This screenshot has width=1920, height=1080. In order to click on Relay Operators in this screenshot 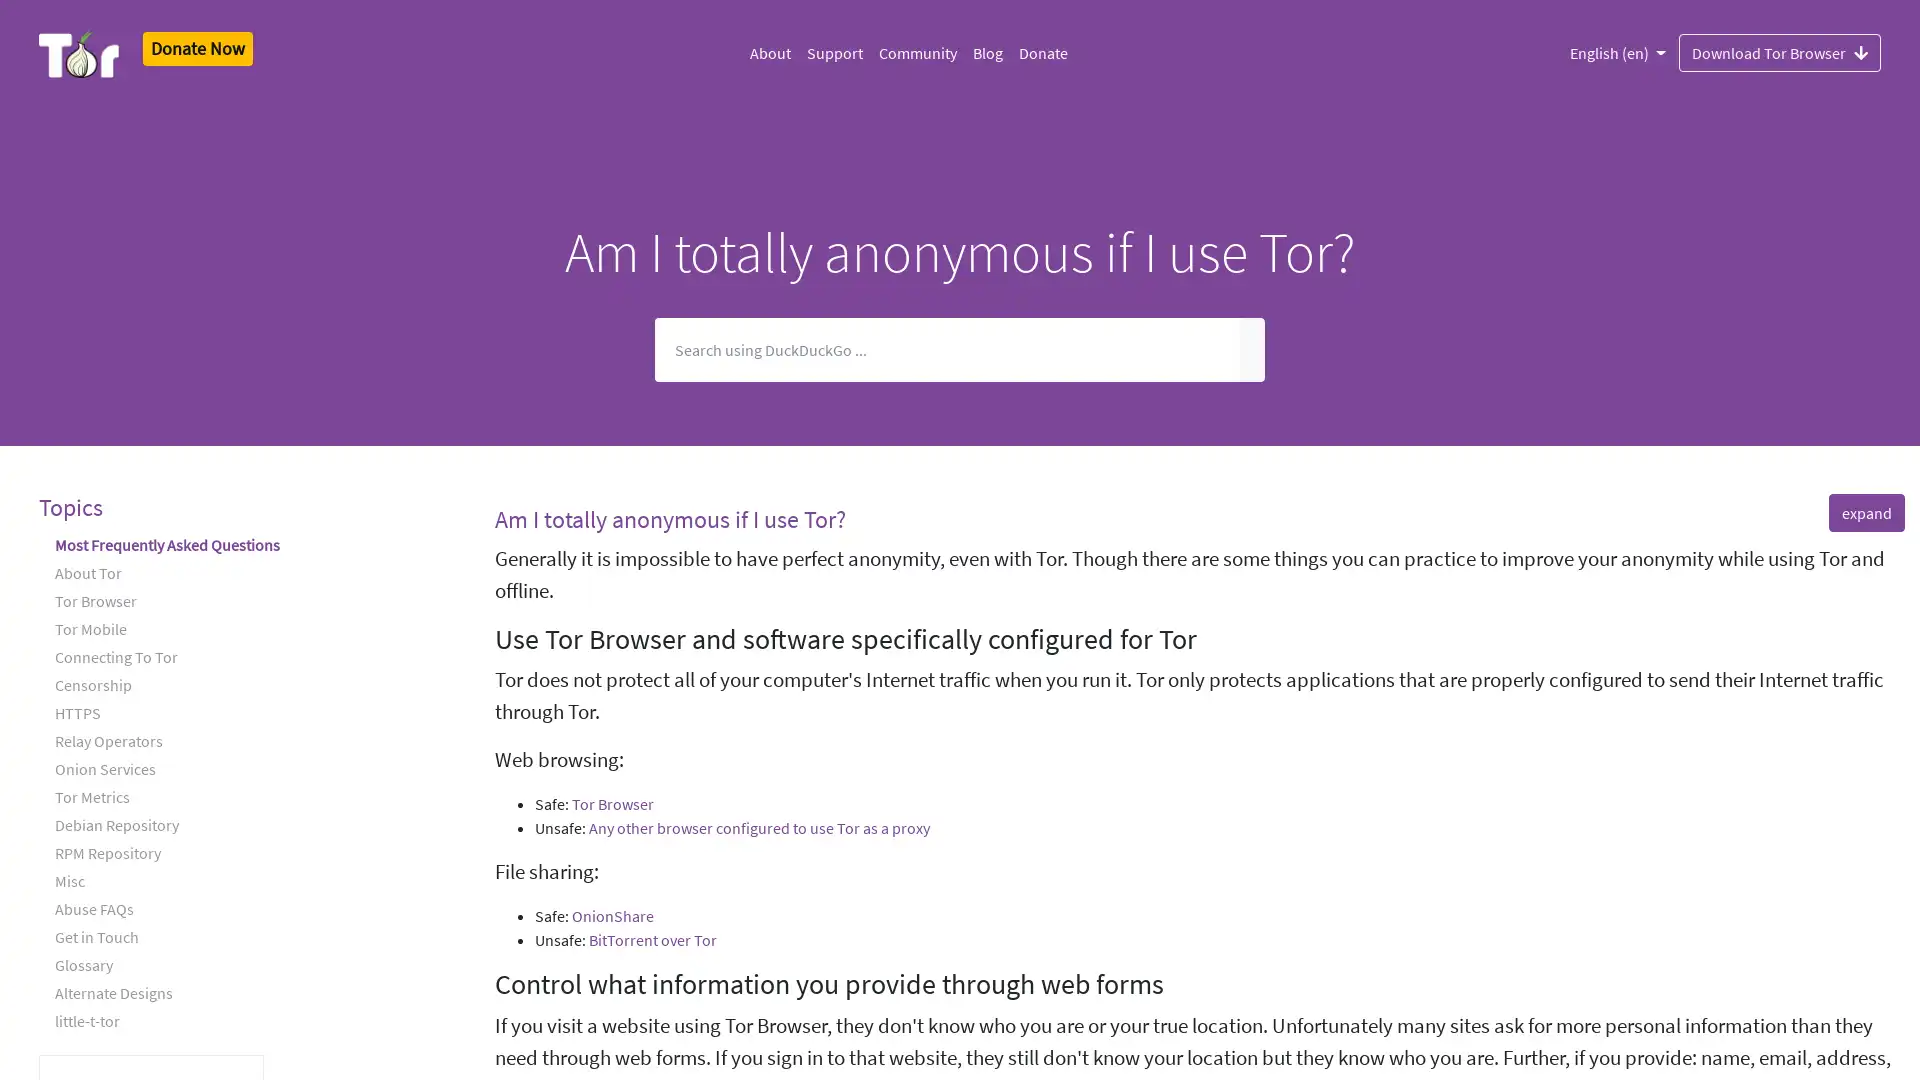, I will do `click(247, 740)`.